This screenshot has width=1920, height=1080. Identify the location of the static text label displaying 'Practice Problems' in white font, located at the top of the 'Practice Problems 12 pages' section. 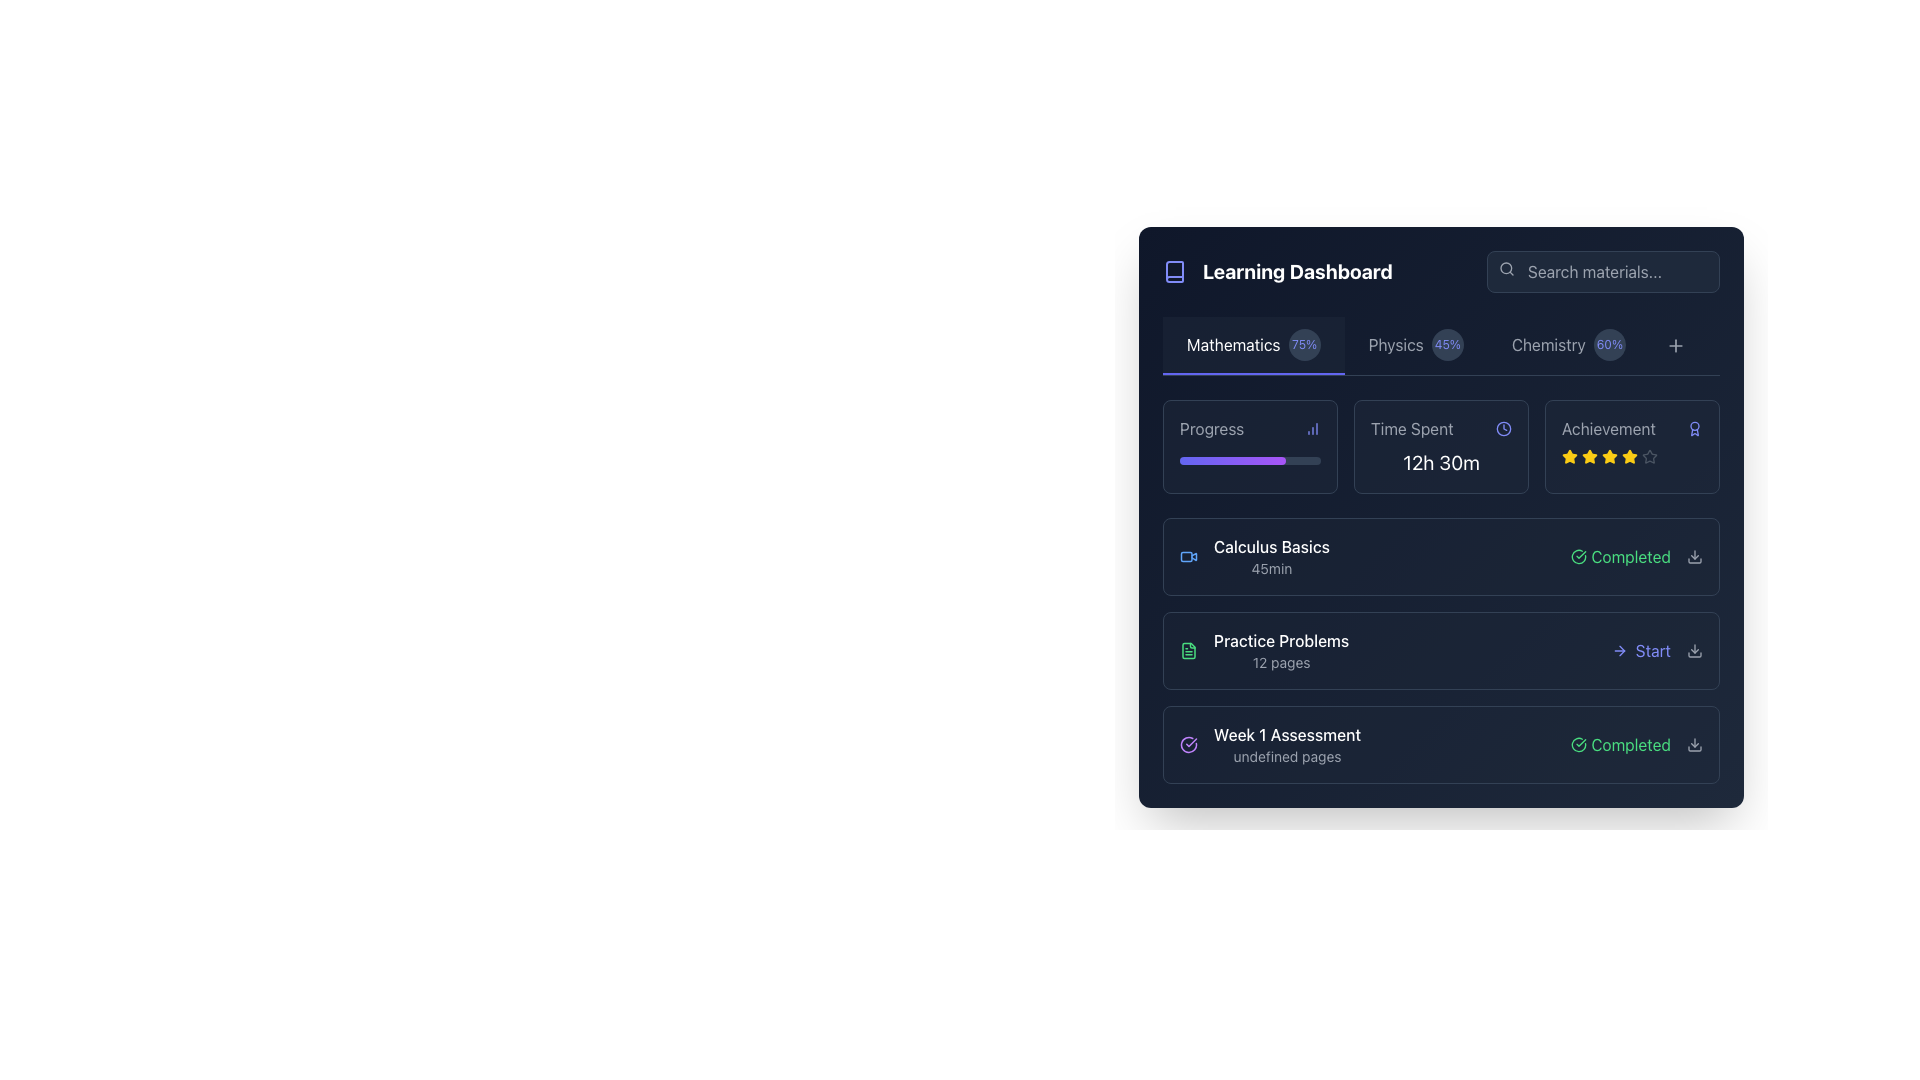
(1281, 640).